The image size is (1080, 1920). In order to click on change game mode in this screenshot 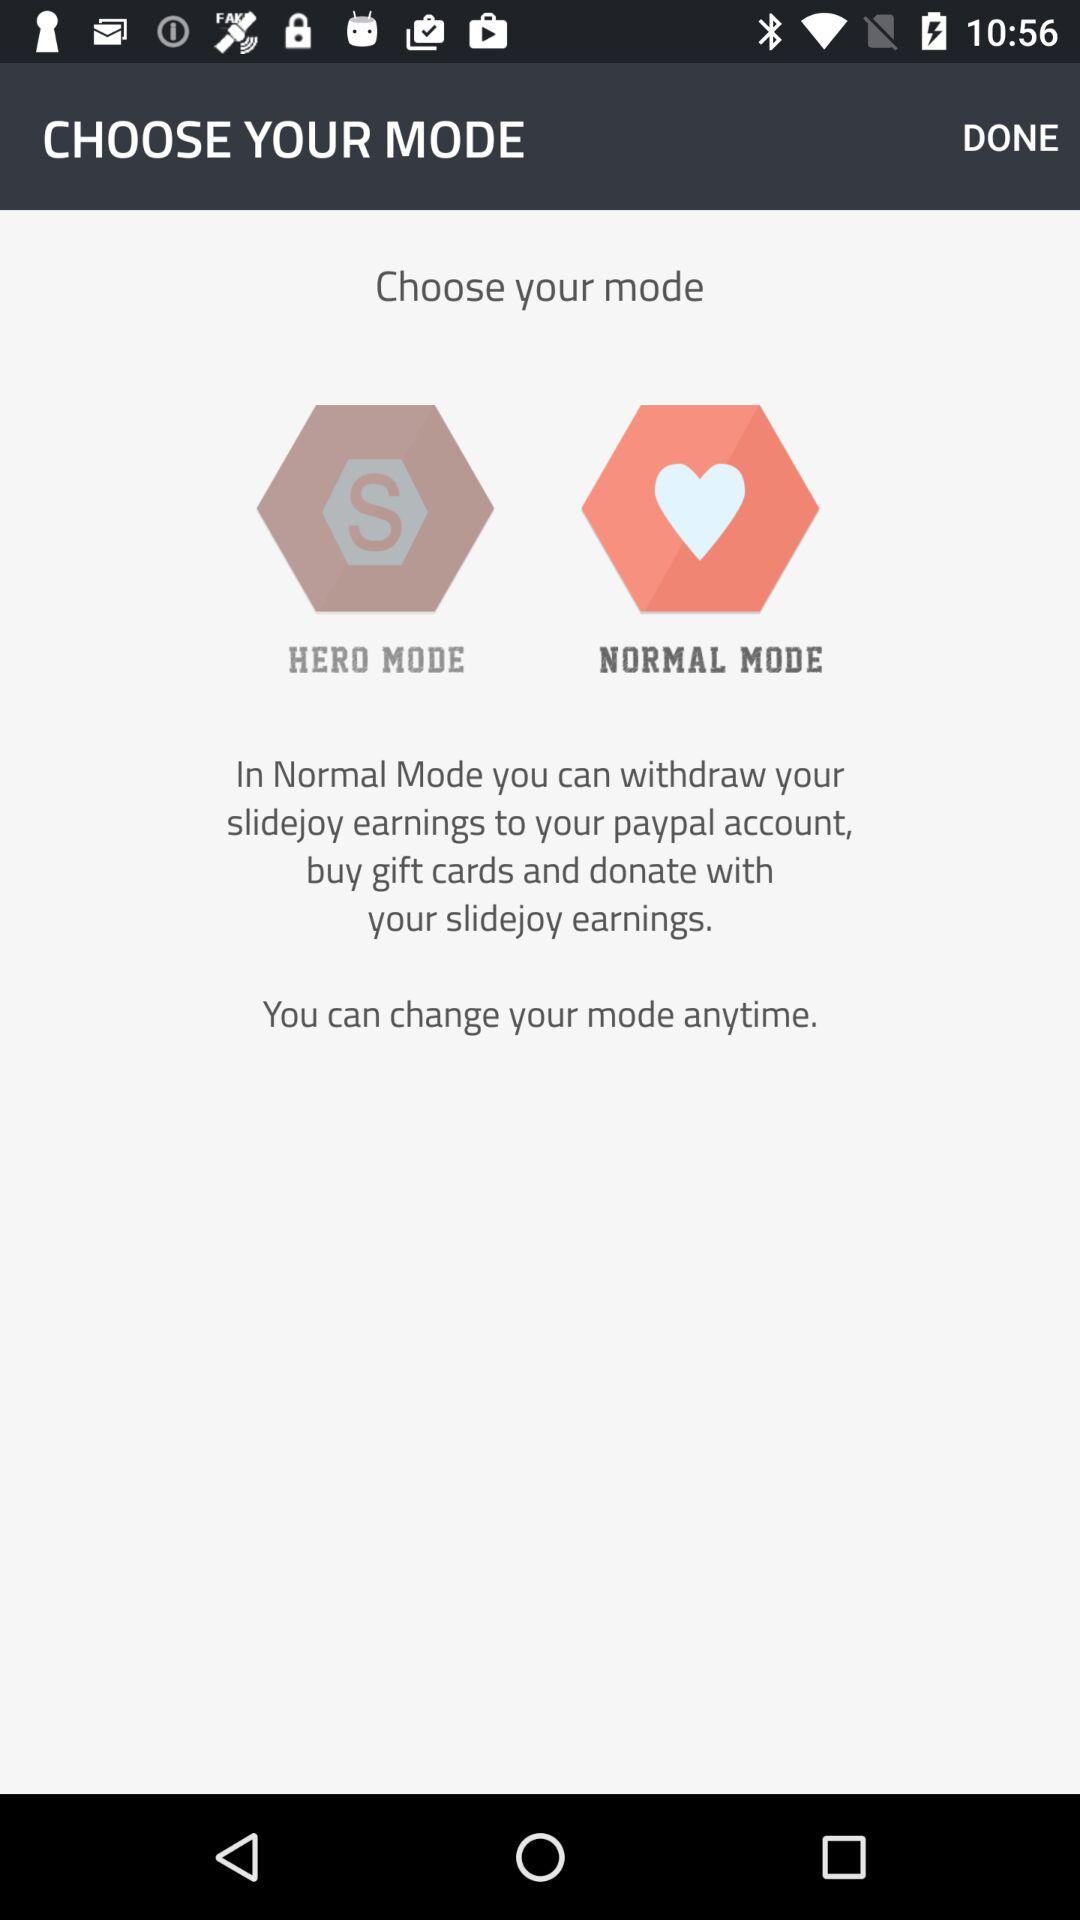, I will do `click(375, 538)`.